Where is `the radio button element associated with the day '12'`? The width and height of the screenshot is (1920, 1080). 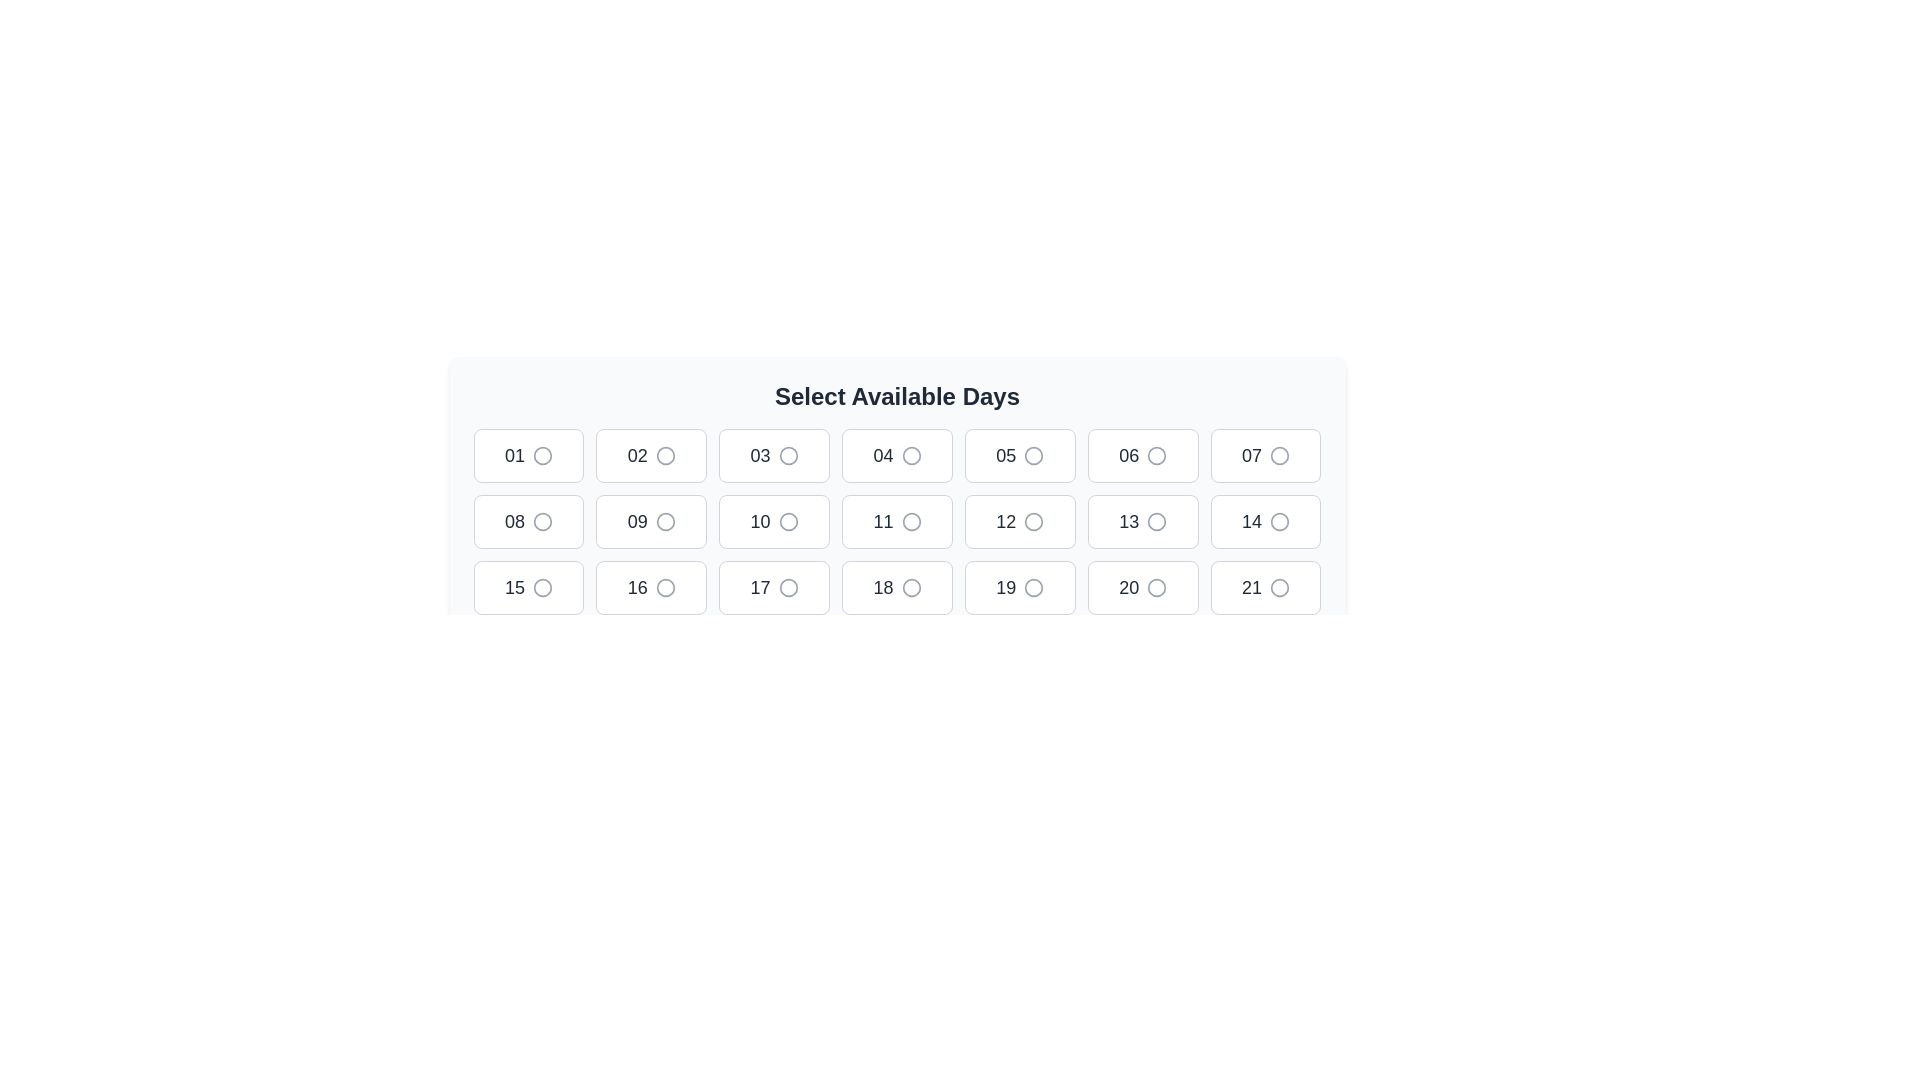 the radio button element associated with the day '12' is located at coordinates (1034, 520).